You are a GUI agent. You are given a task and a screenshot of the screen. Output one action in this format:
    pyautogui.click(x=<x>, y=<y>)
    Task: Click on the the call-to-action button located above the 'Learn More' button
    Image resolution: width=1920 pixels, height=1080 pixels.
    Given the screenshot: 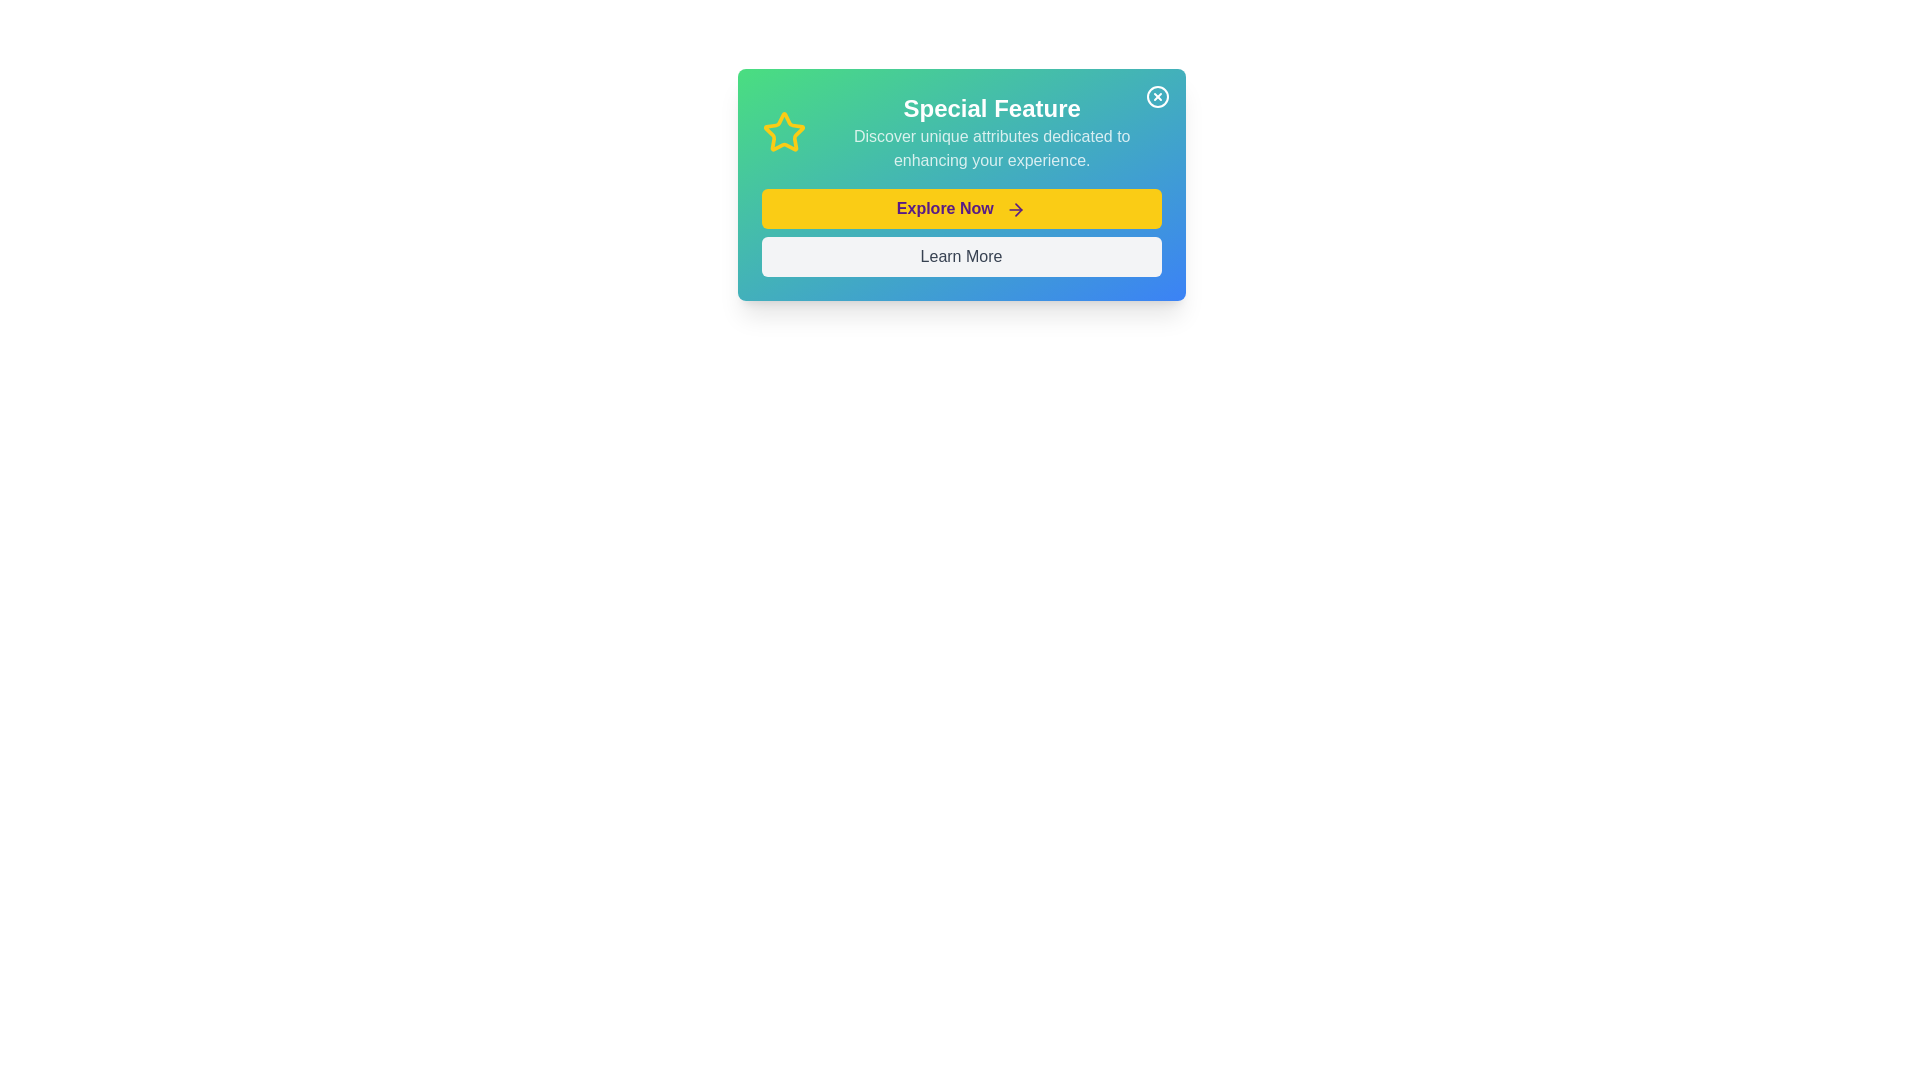 What is the action you would take?
    pyautogui.click(x=961, y=208)
    